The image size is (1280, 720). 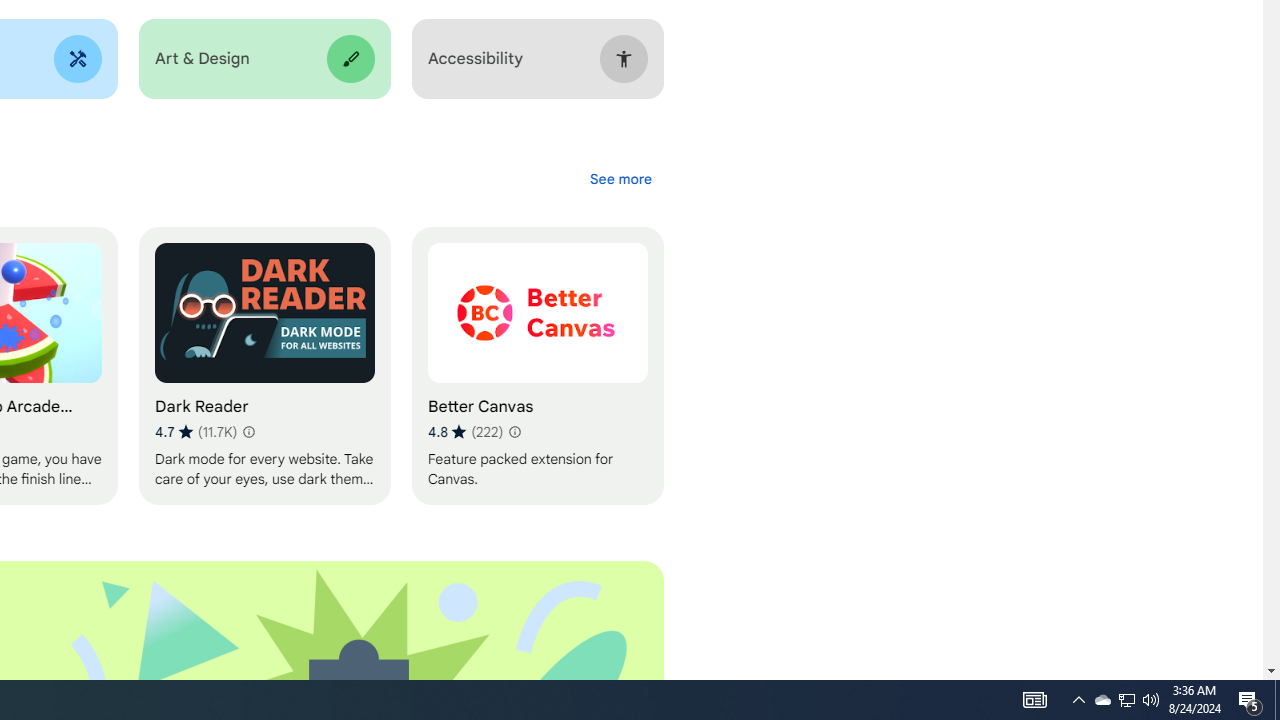 What do you see at coordinates (537, 366) in the screenshot?
I see `'Better Canvas'` at bounding box center [537, 366].